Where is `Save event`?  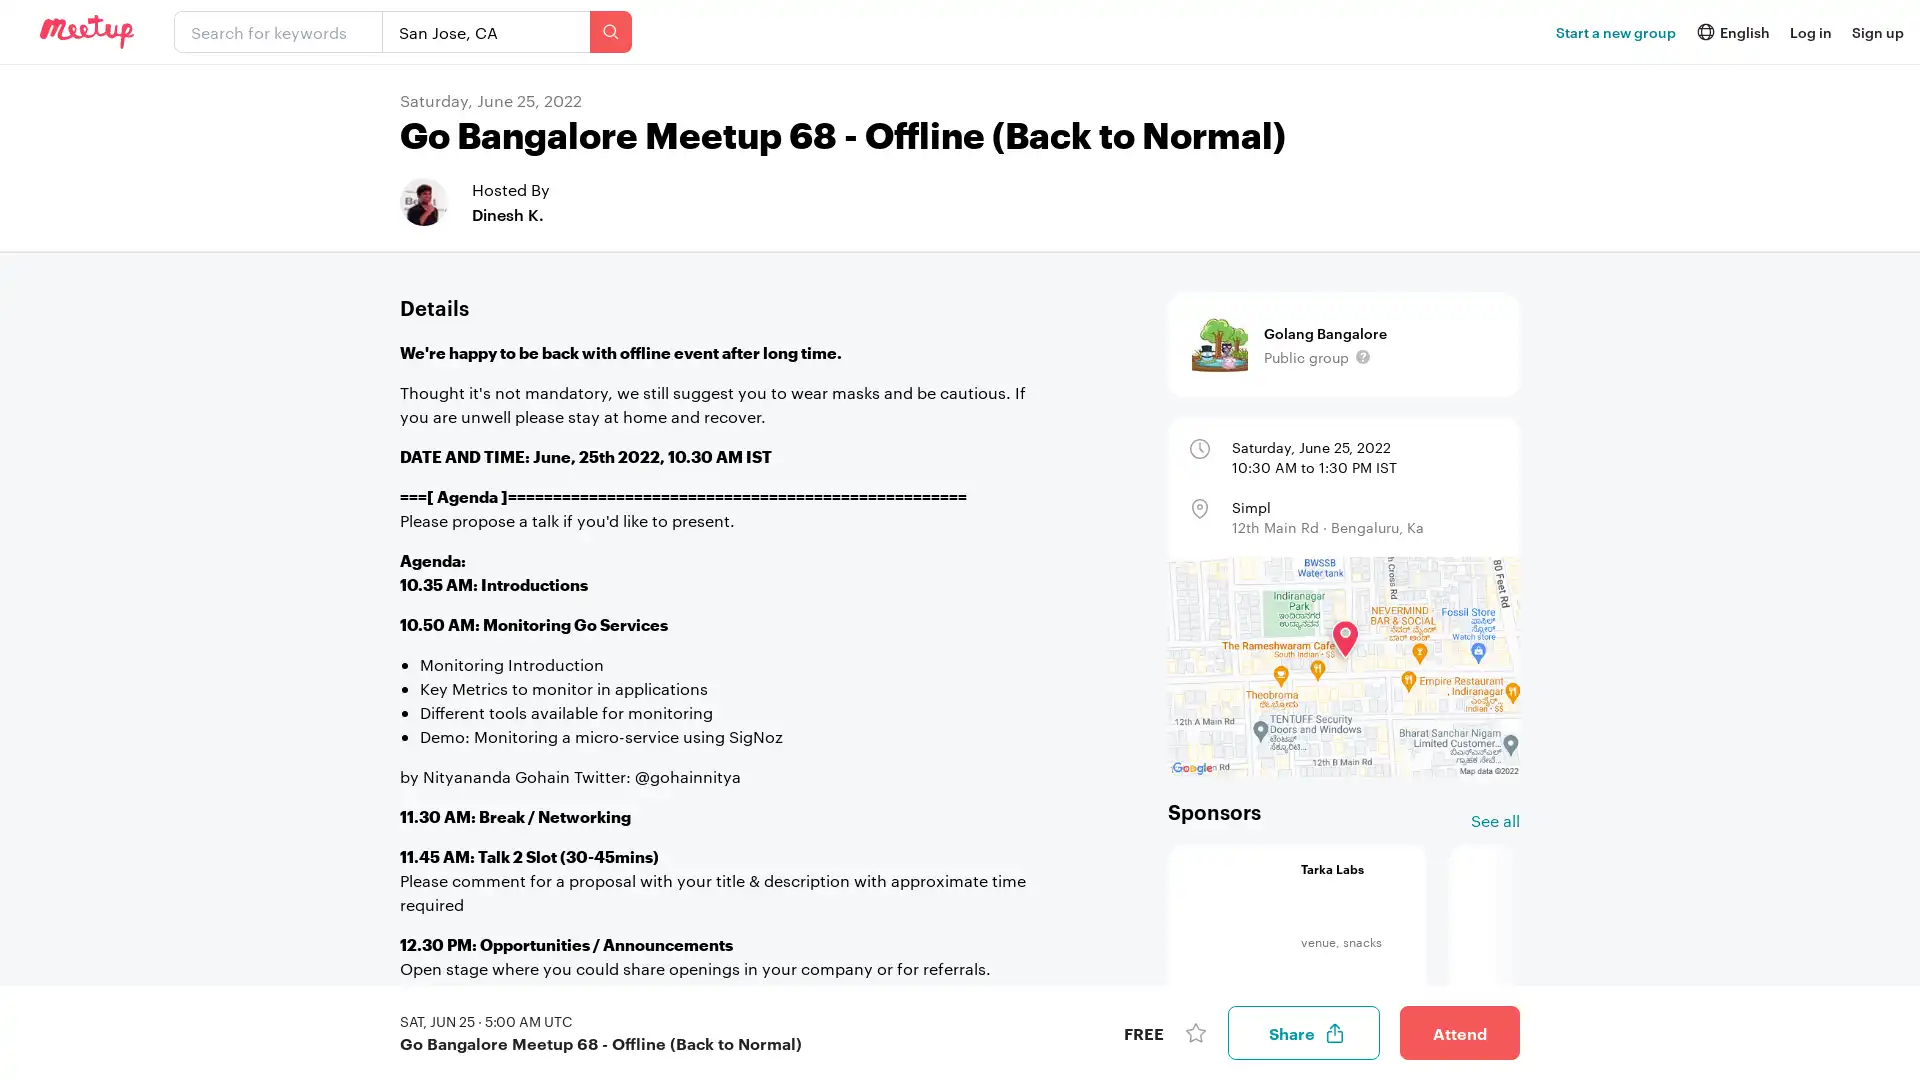
Save event is located at coordinates (1195, 1033).